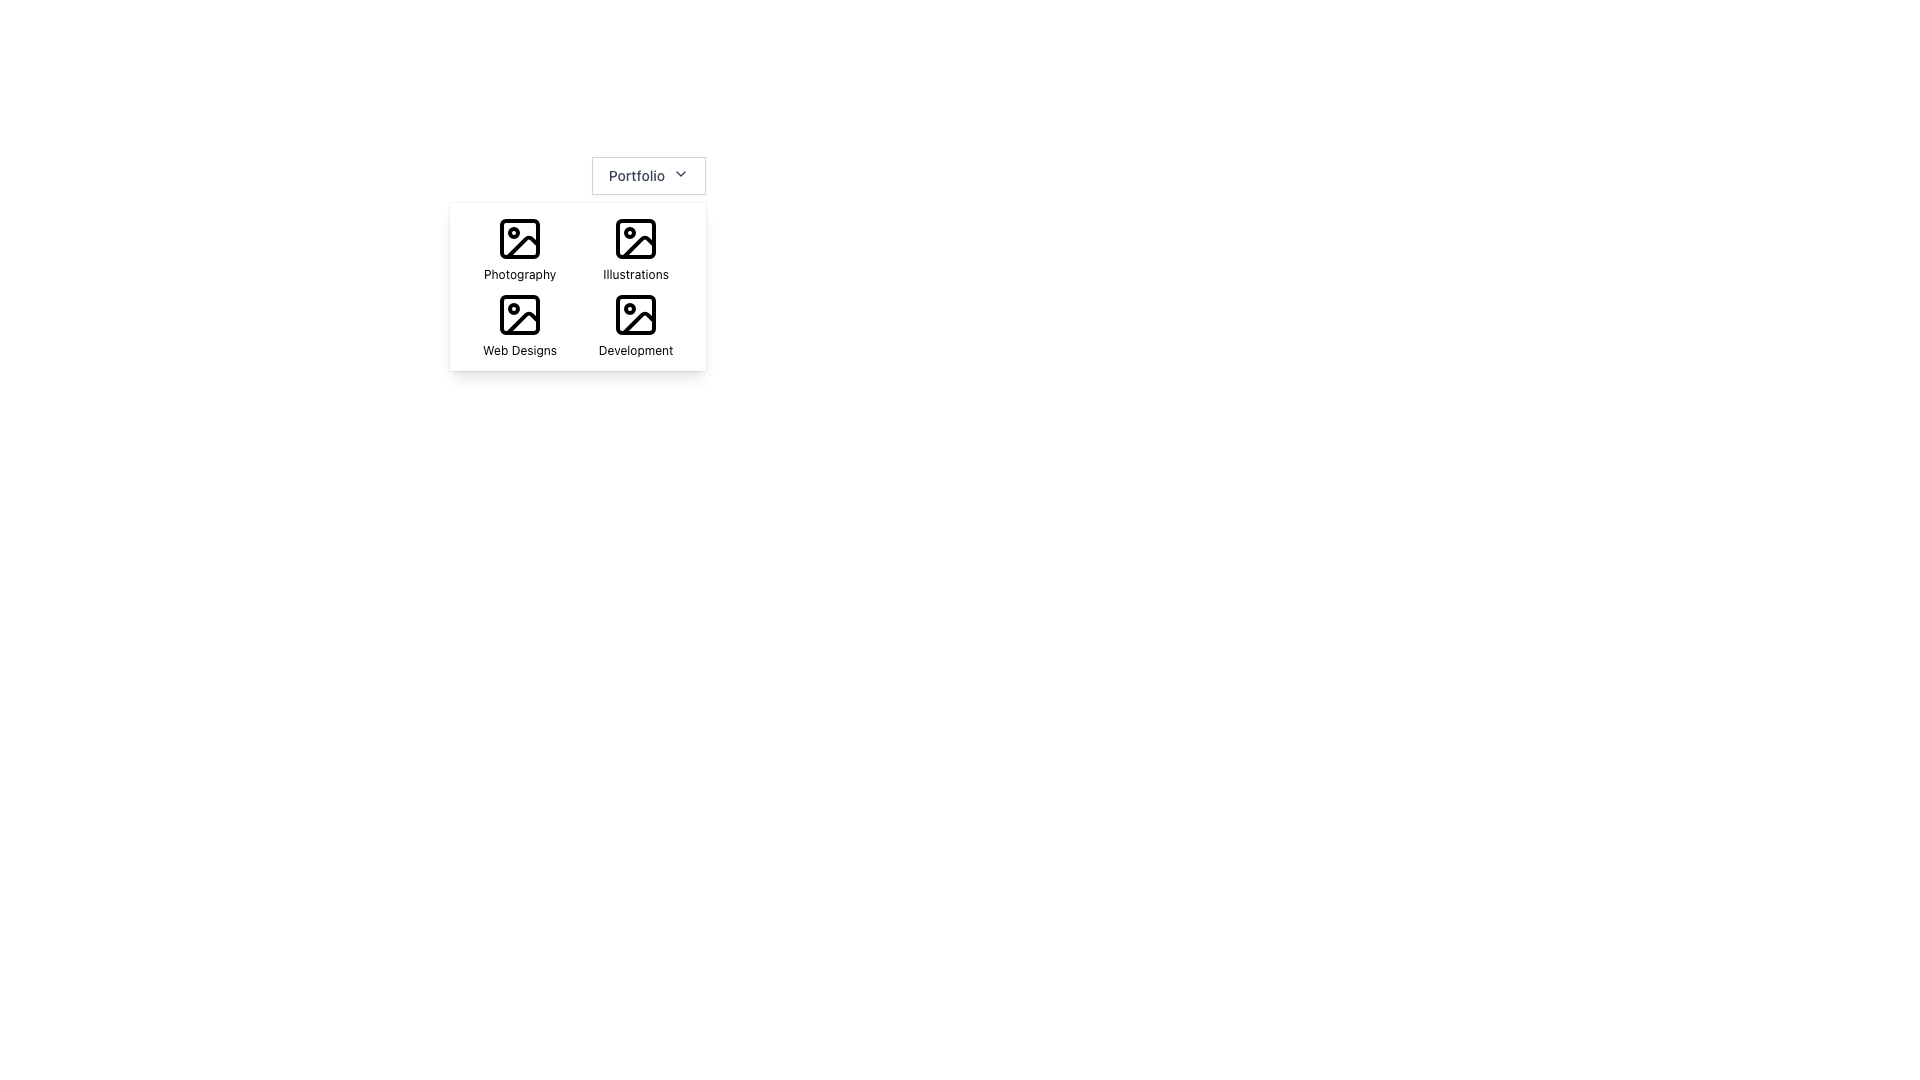 This screenshot has width=1920, height=1080. Describe the element at coordinates (520, 274) in the screenshot. I see `the 'Photography' text label located in the second column of the first row of a 2x2 grid, which is centered beneath an image icon` at that location.